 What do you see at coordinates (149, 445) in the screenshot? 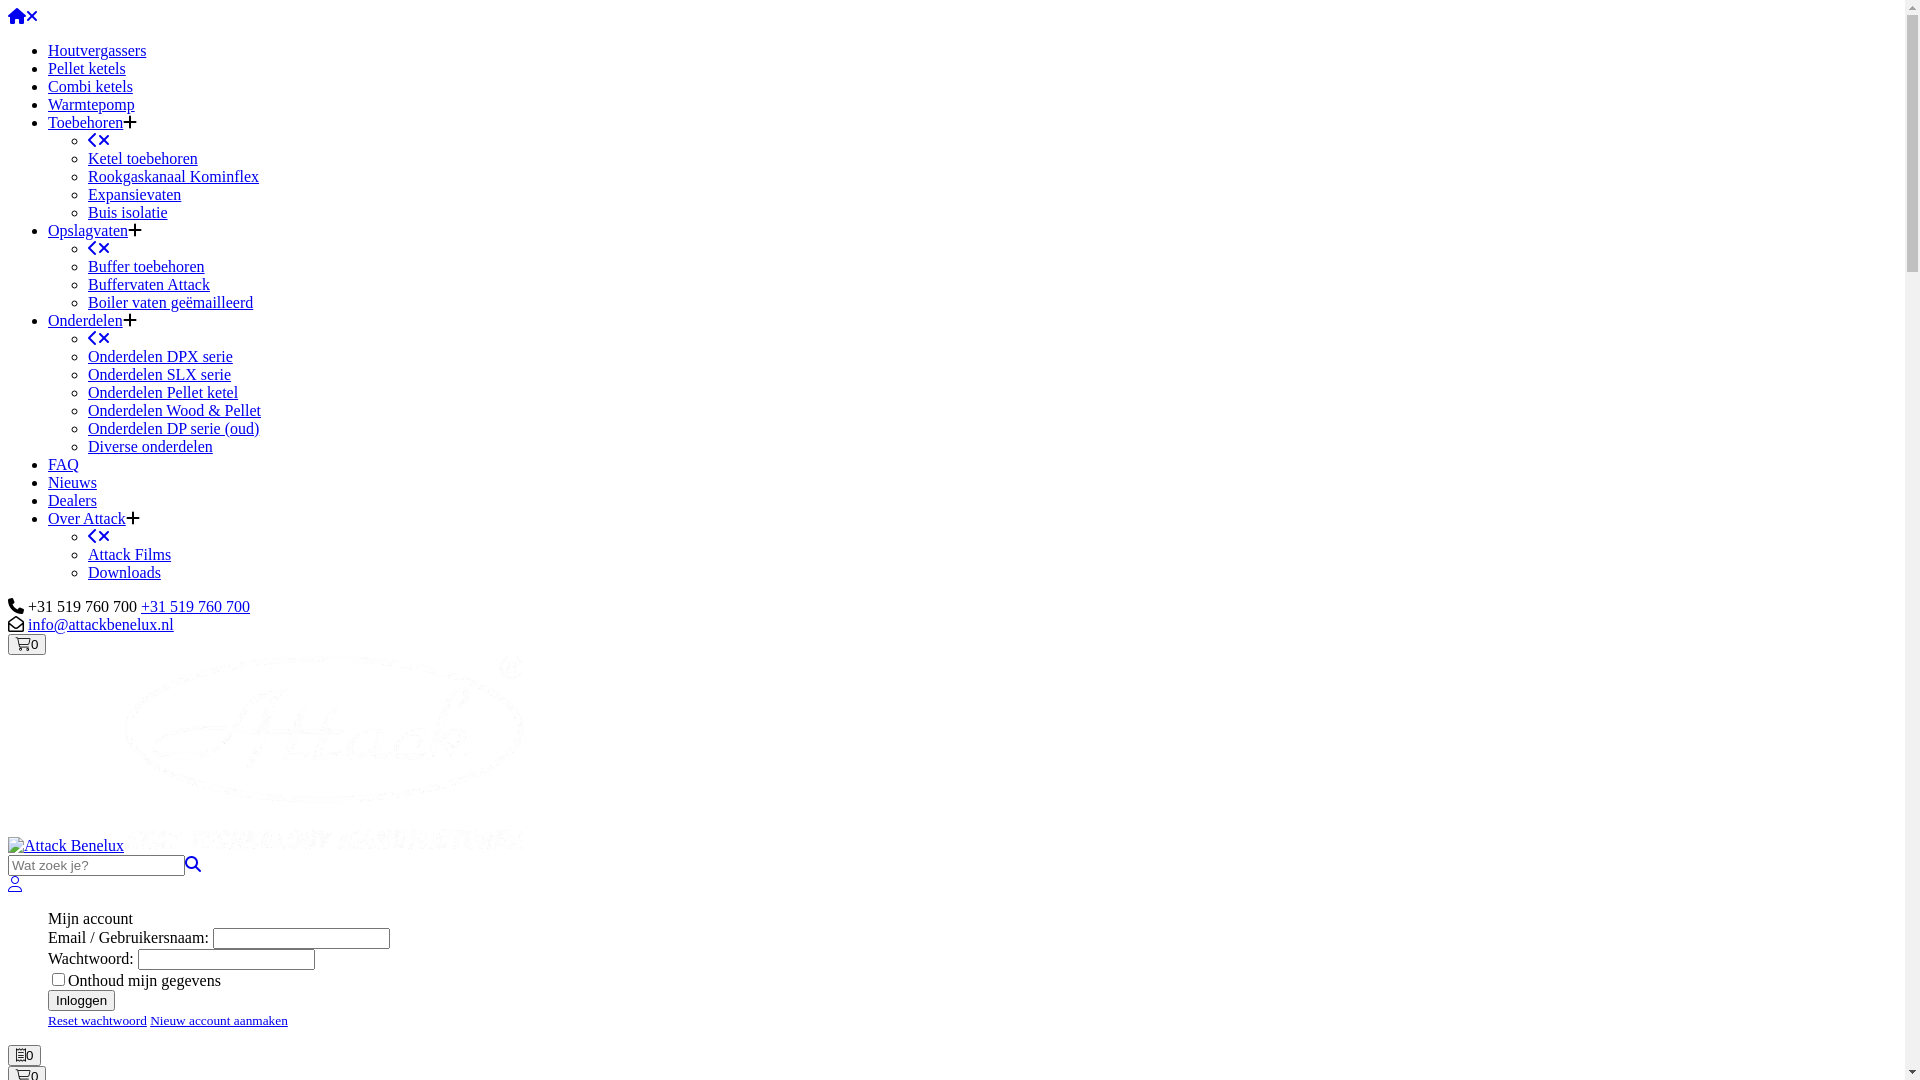
I see `'Diverse onderdelen'` at bounding box center [149, 445].